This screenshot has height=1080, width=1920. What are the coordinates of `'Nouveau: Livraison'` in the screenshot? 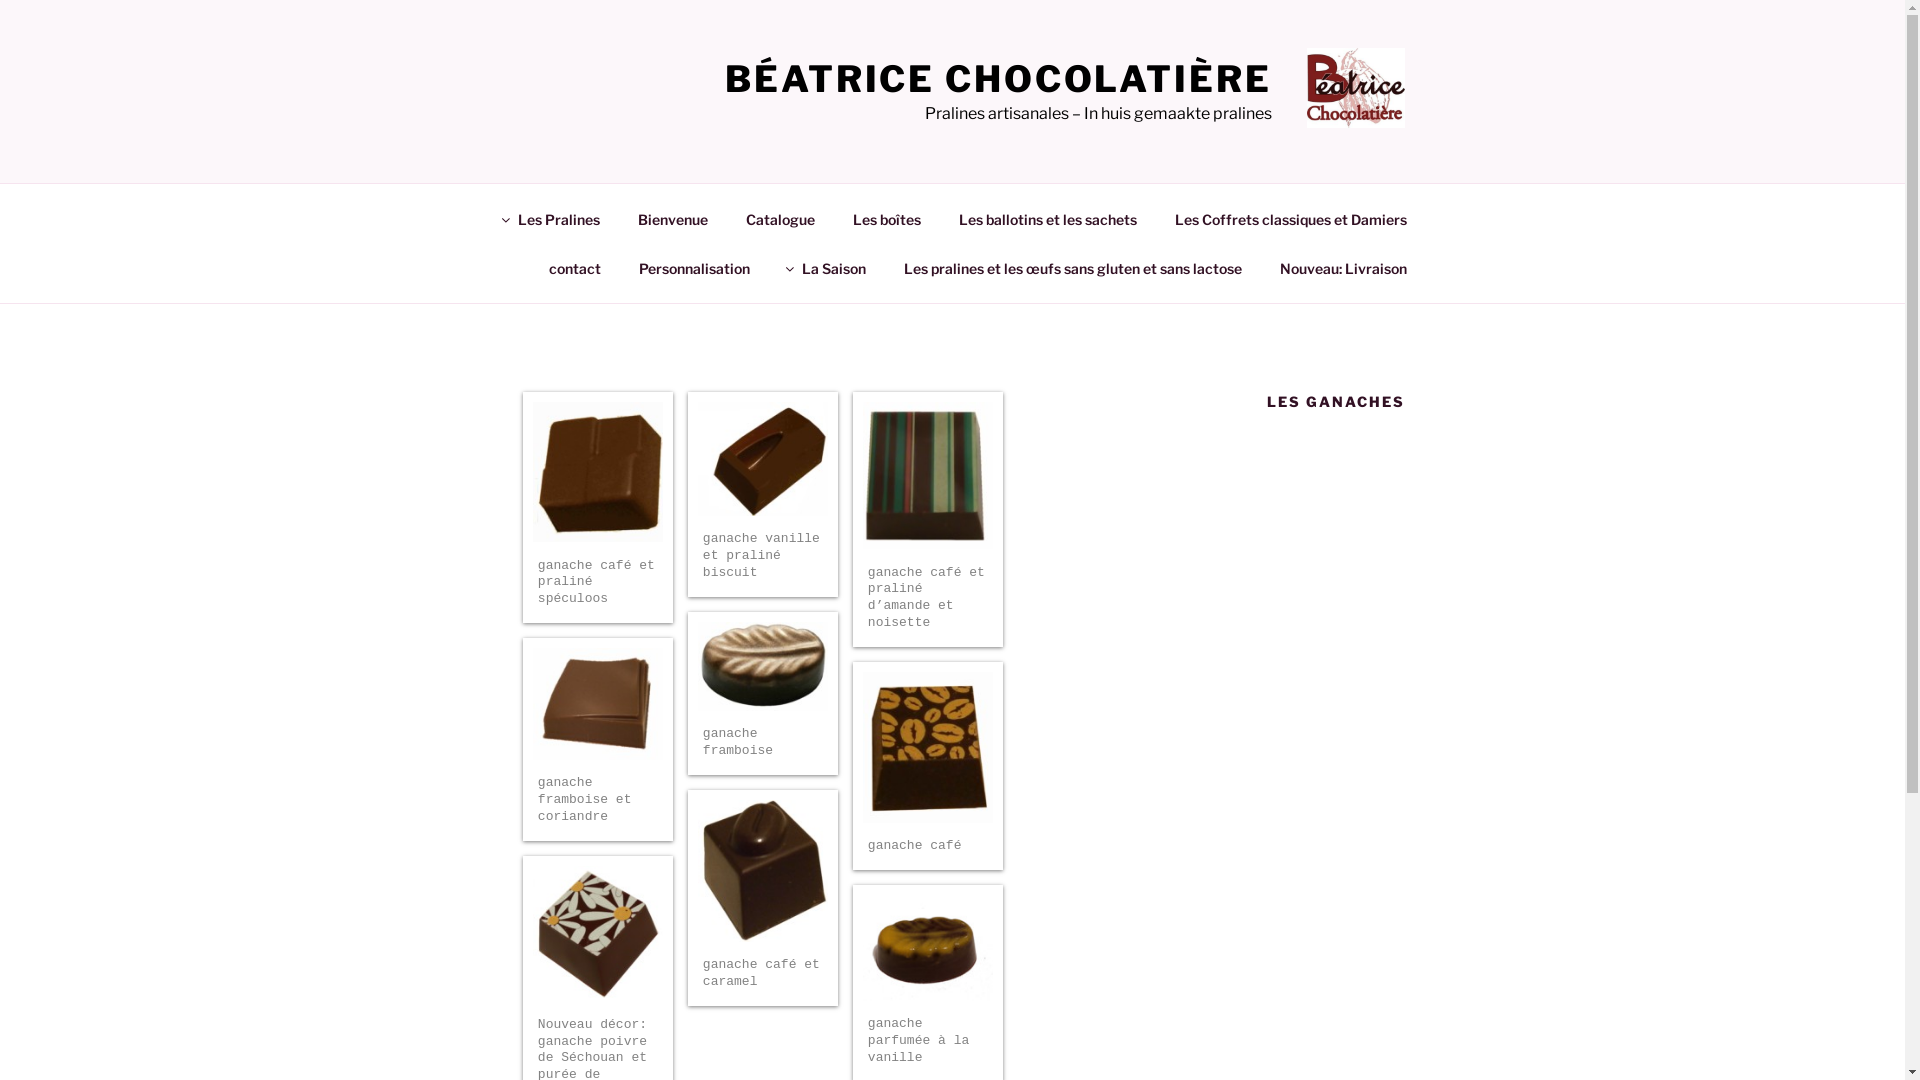 It's located at (1343, 267).